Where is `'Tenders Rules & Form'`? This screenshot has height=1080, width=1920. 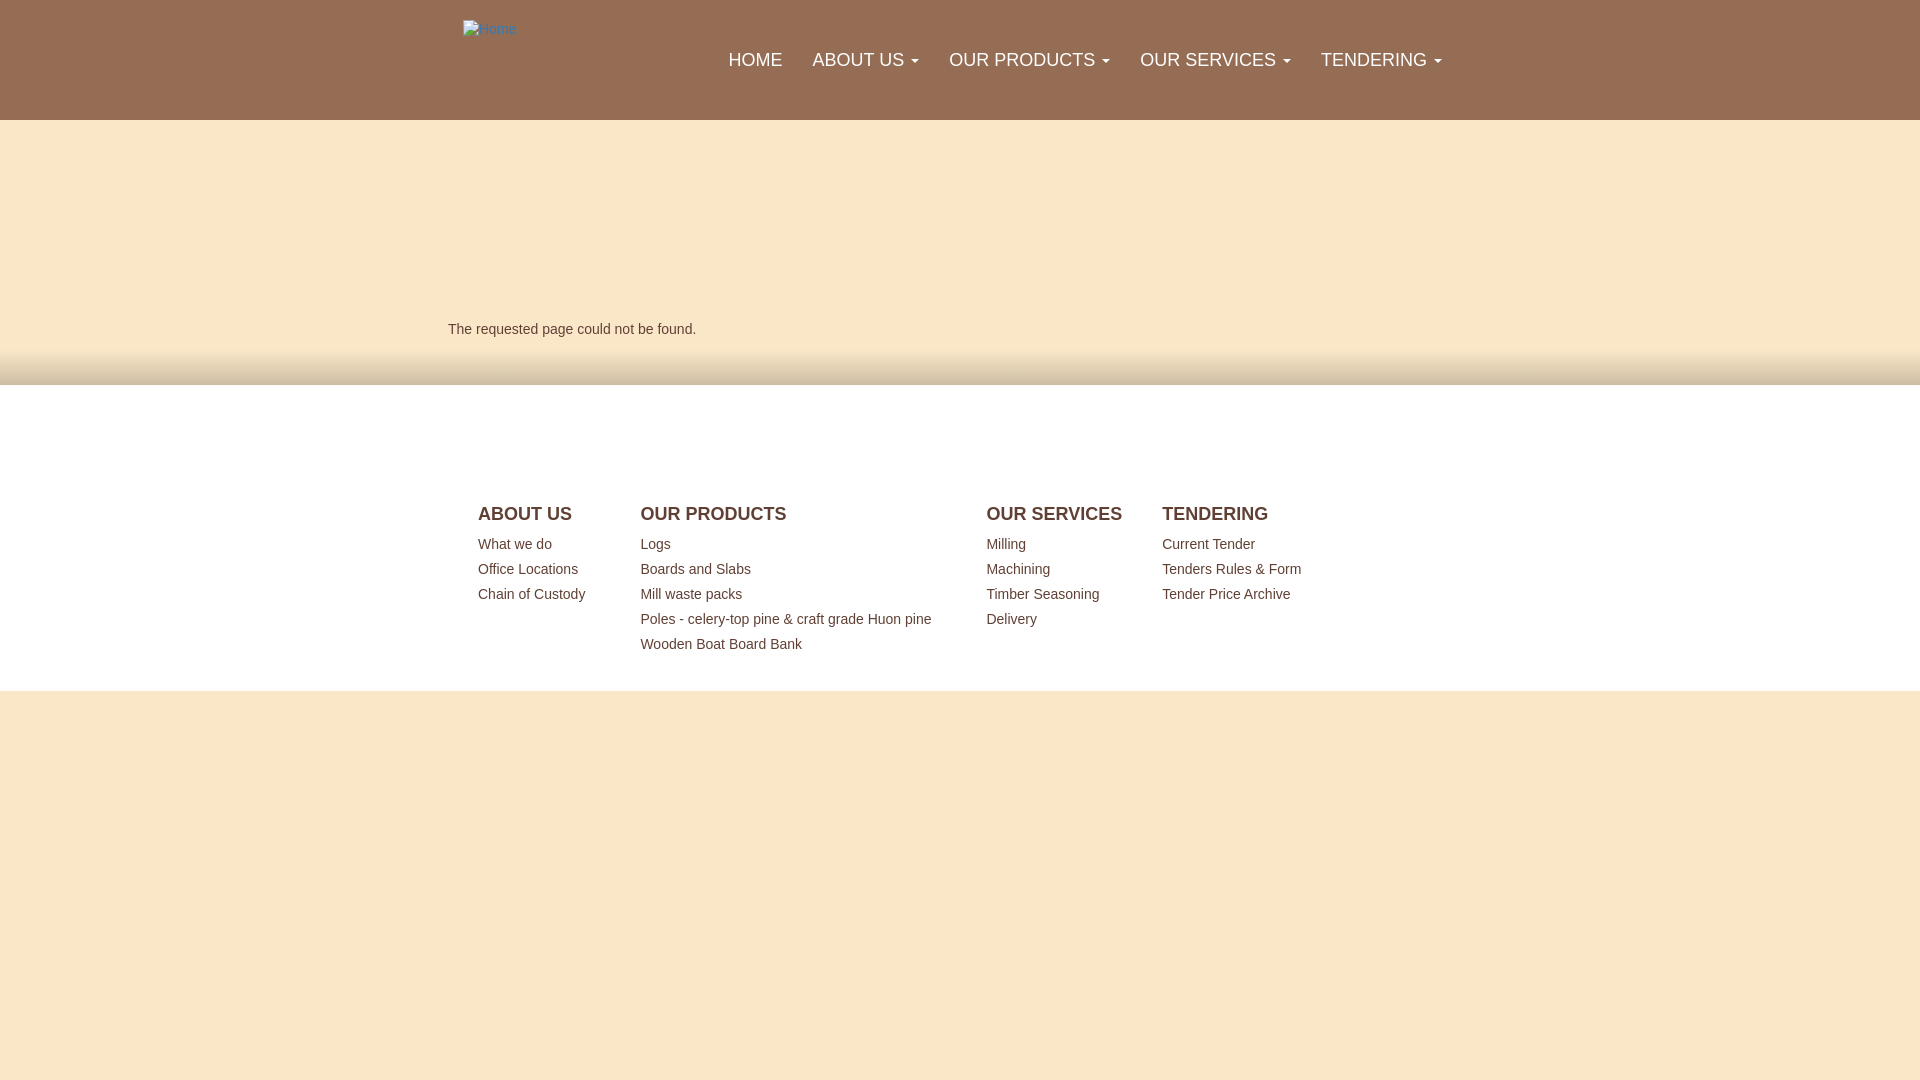 'Tenders Rules & Form' is located at coordinates (1161, 567).